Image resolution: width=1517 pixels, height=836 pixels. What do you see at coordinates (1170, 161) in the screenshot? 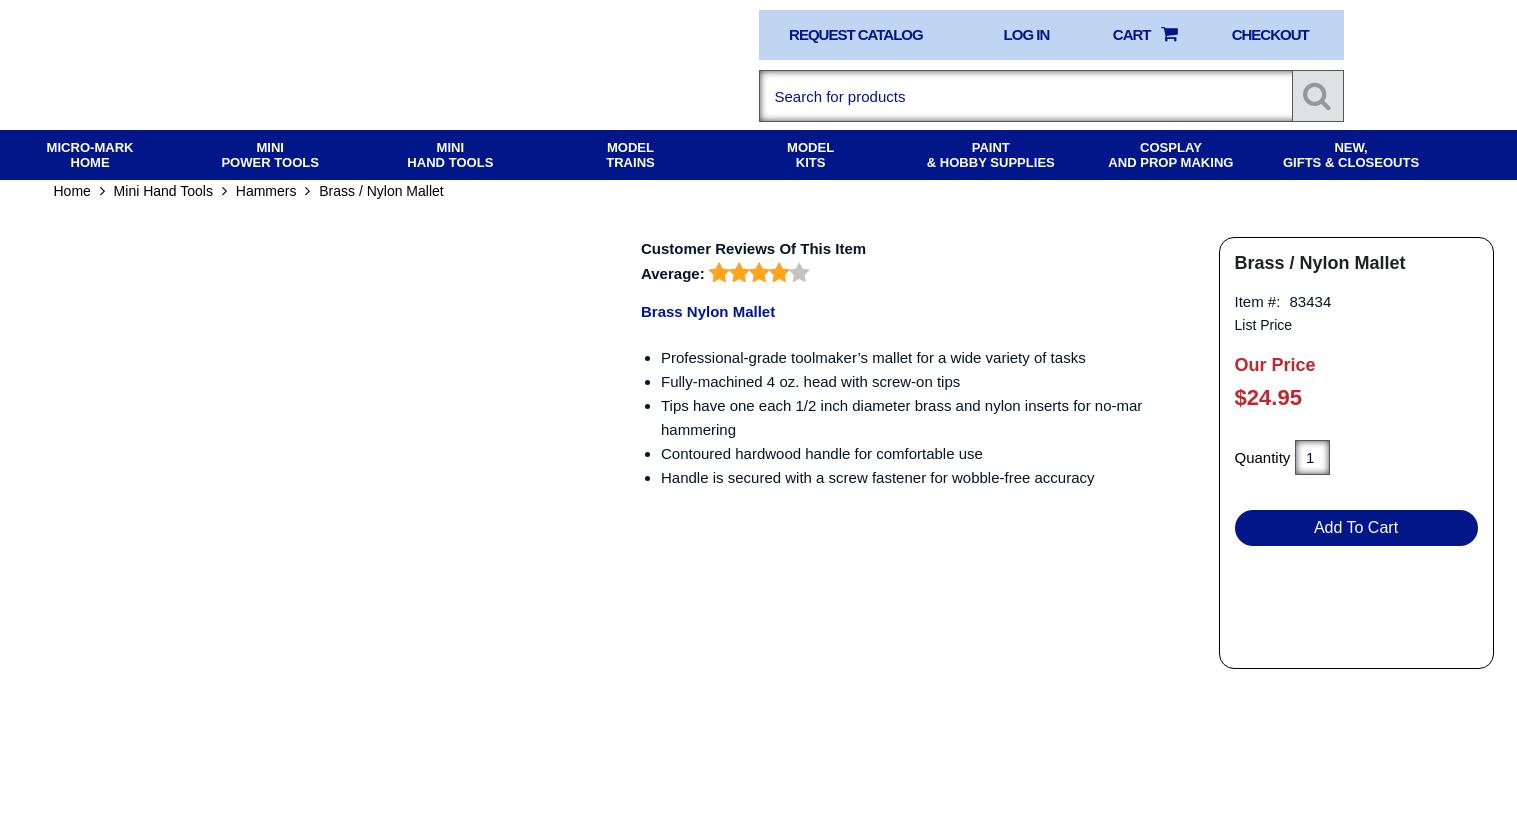
I see `'and Prop Making'` at bounding box center [1170, 161].